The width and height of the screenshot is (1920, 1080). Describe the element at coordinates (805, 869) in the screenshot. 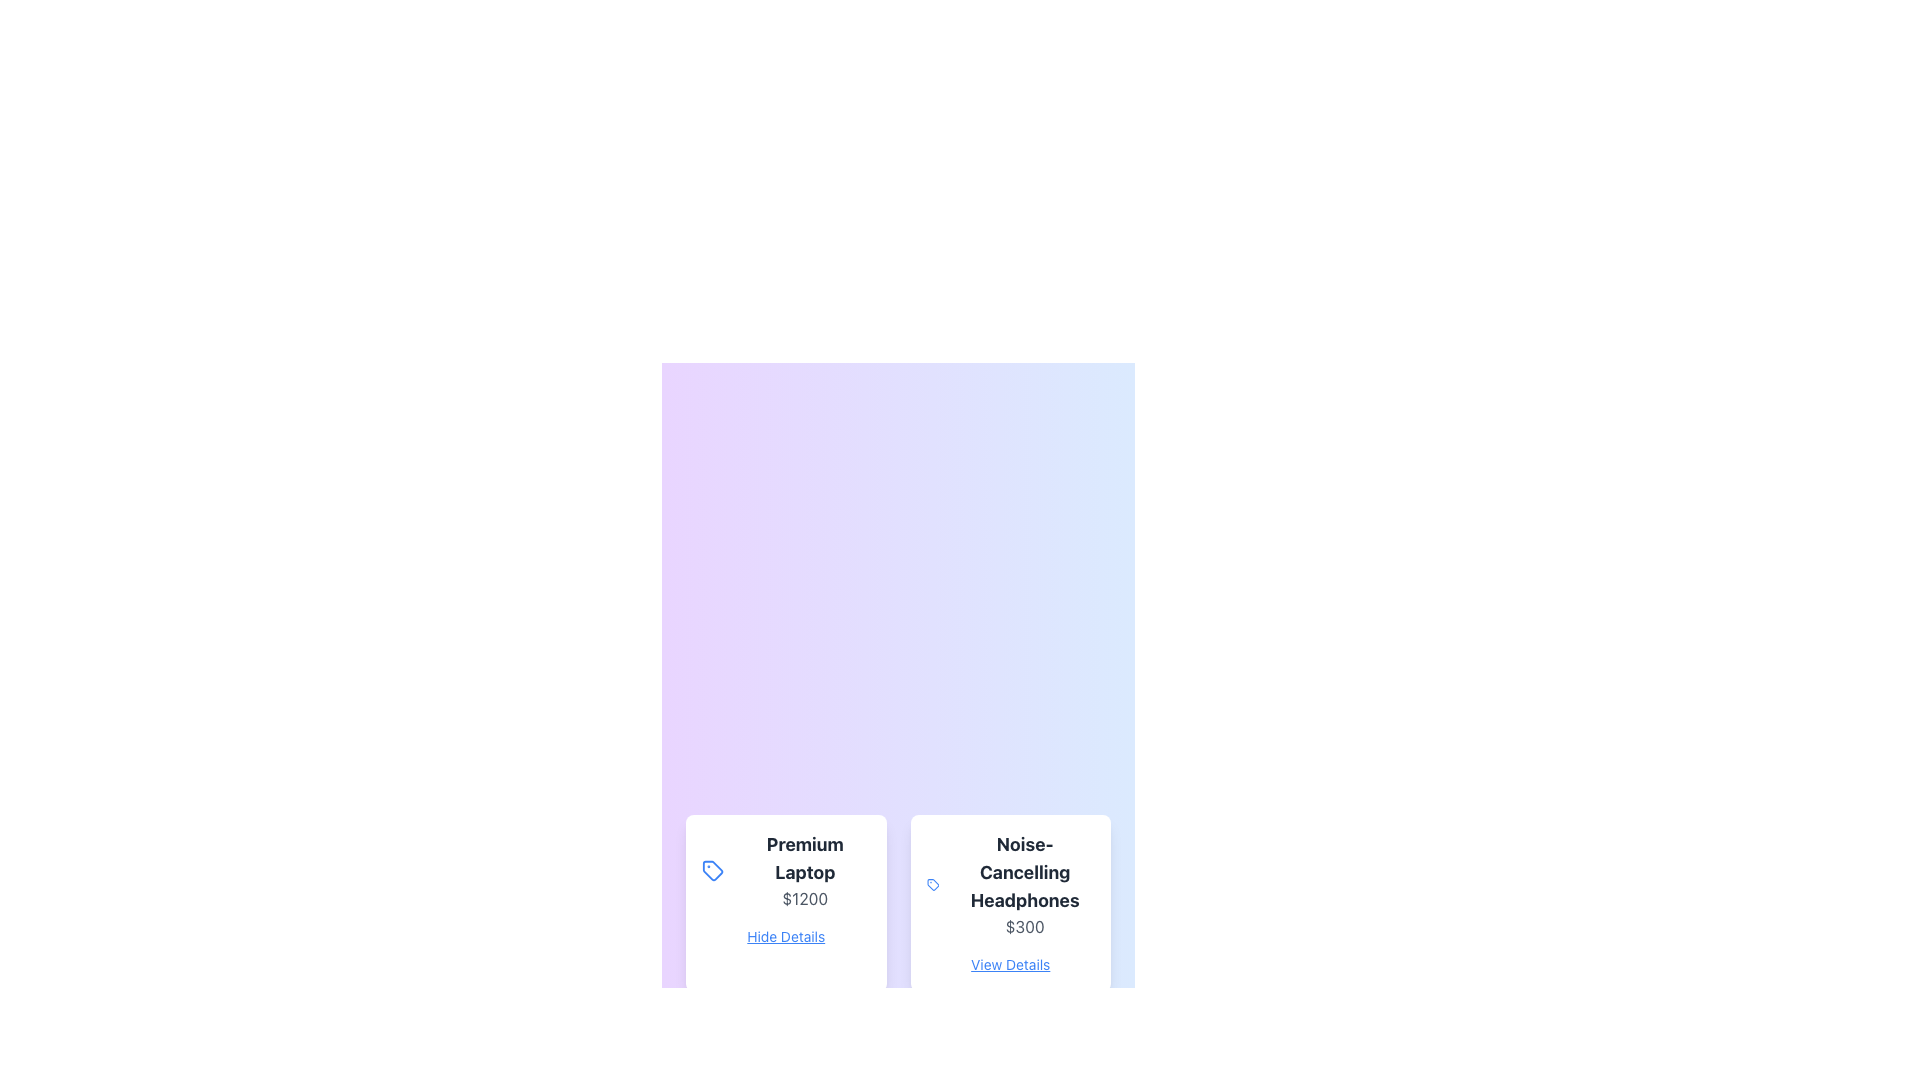

I see `the Text Display element that shows the name and price of a product within the leftmost card in a horizontal series` at that location.